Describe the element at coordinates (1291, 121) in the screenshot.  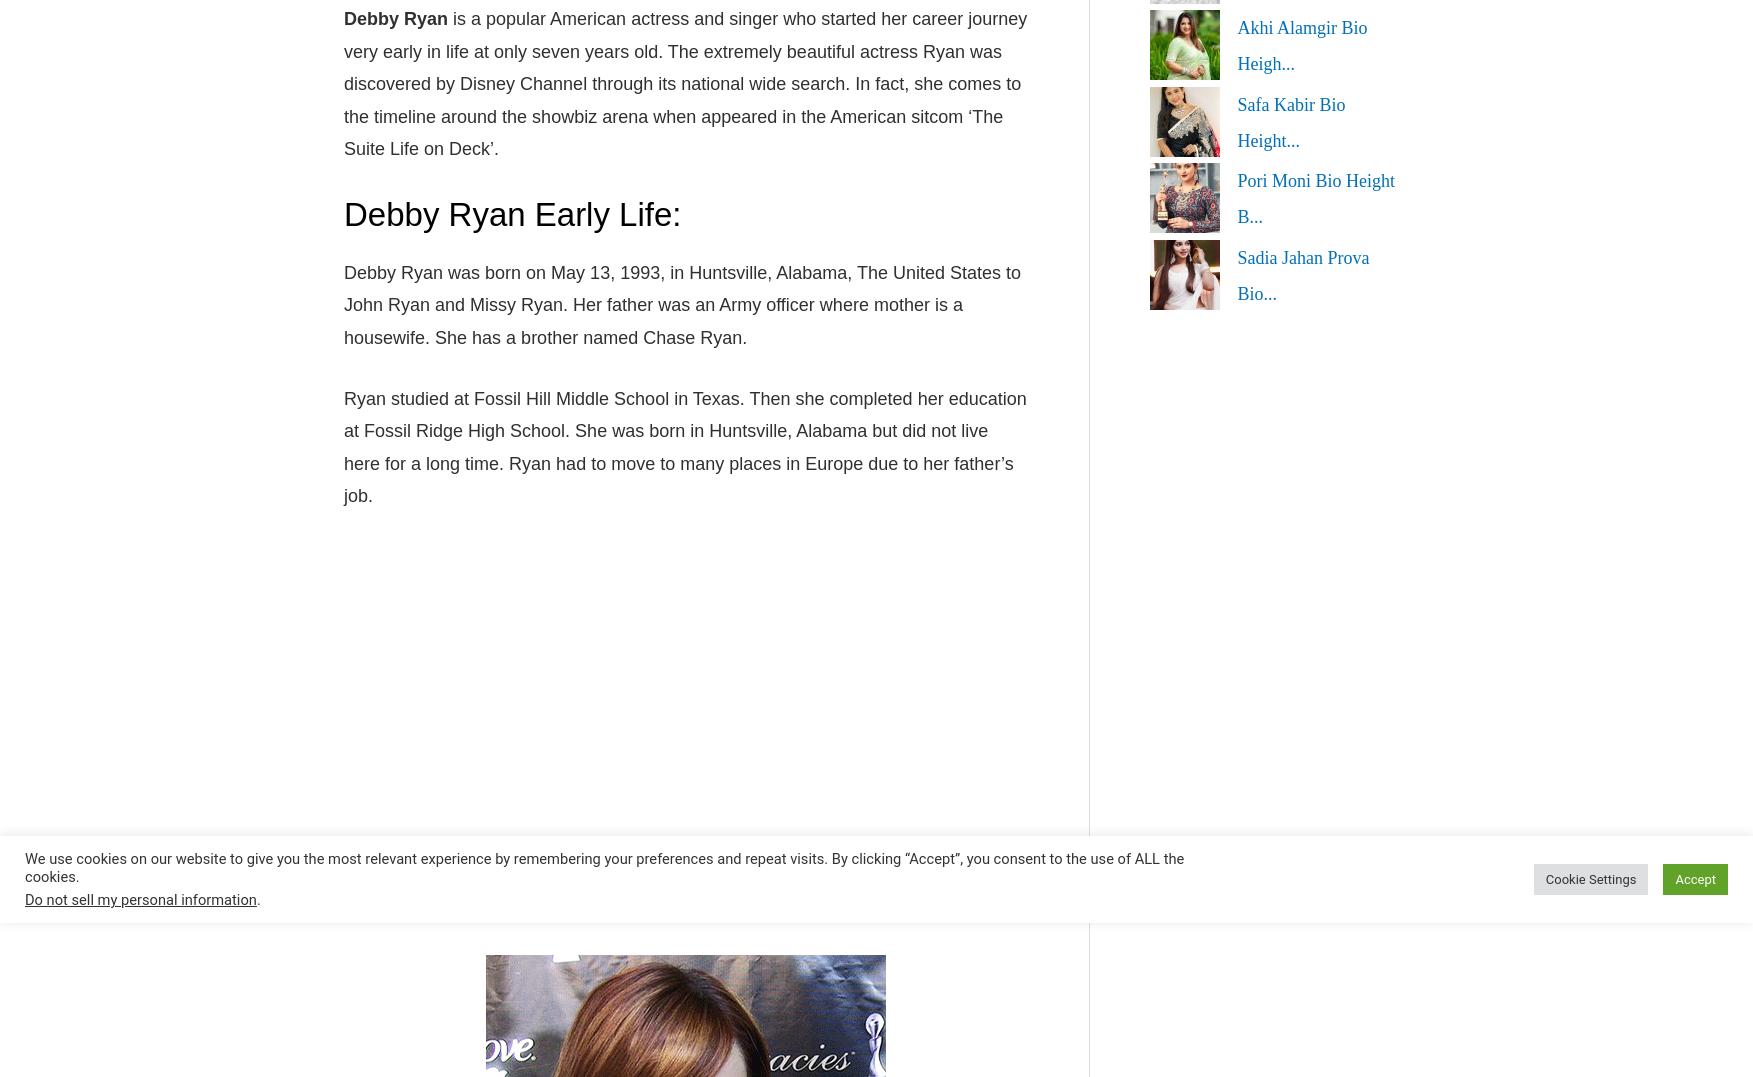
I see `'Safa Kabir Bio Height...'` at that location.